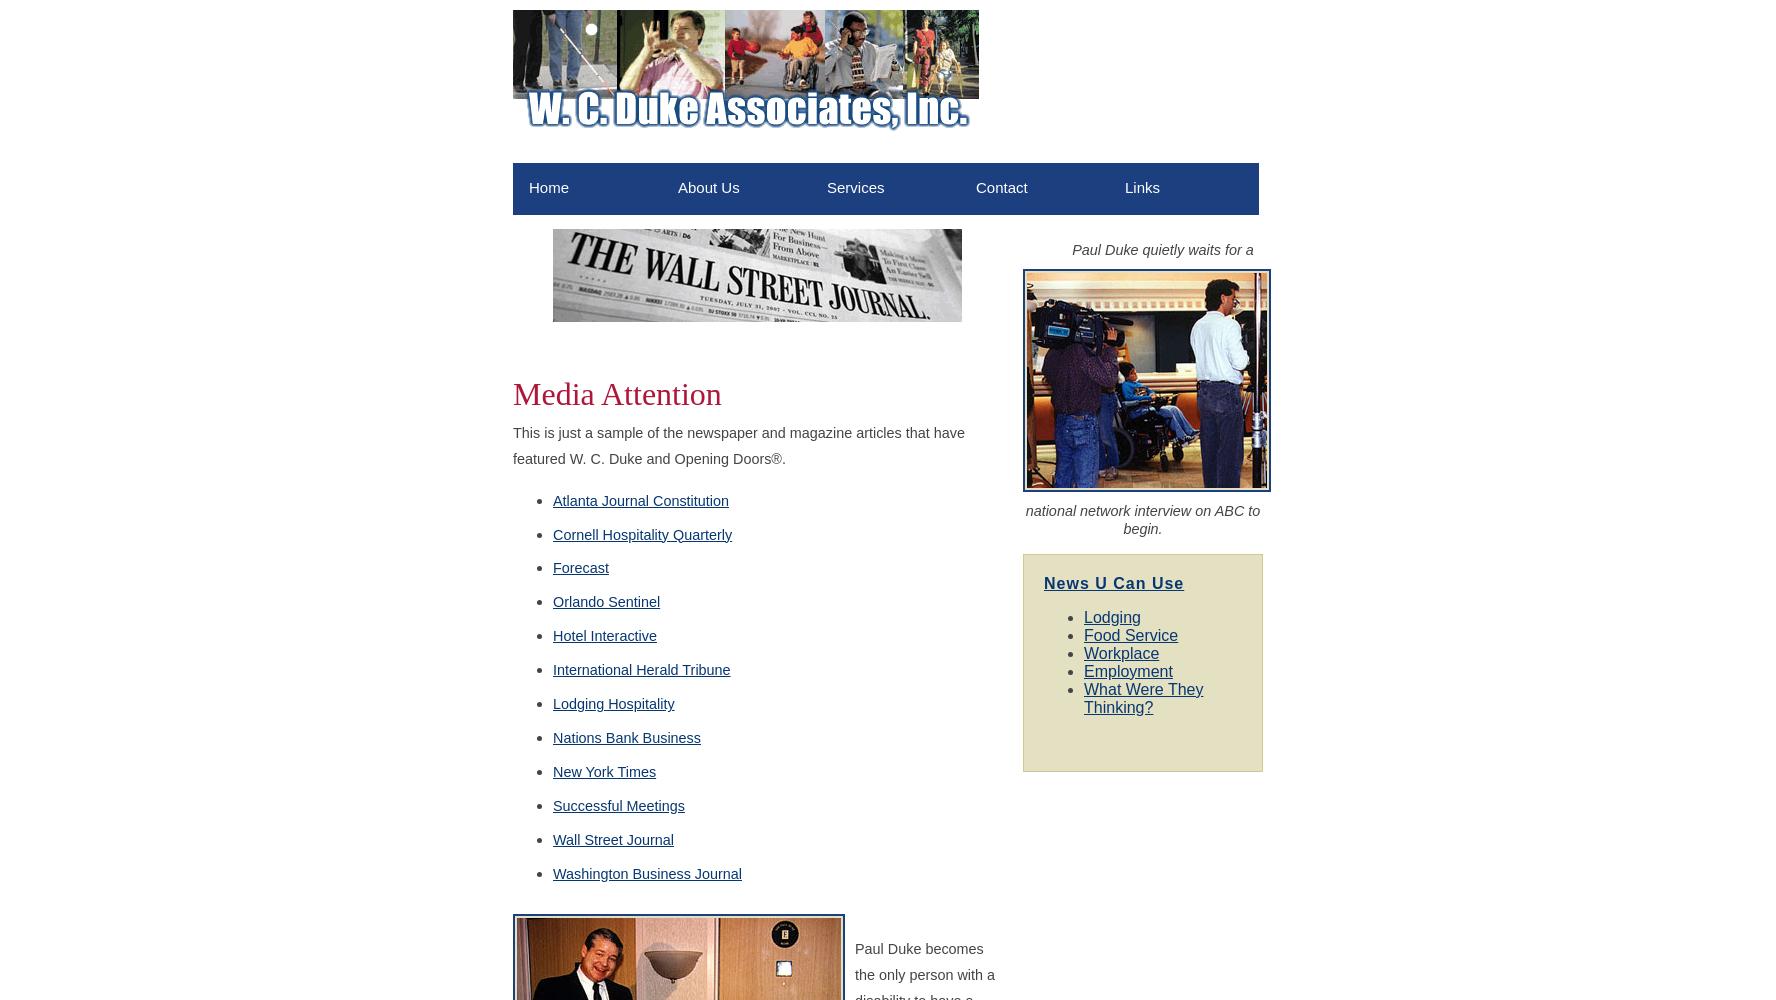  What do you see at coordinates (605, 601) in the screenshot?
I see `'Orlando Sentinel'` at bounding box center [605, 601].